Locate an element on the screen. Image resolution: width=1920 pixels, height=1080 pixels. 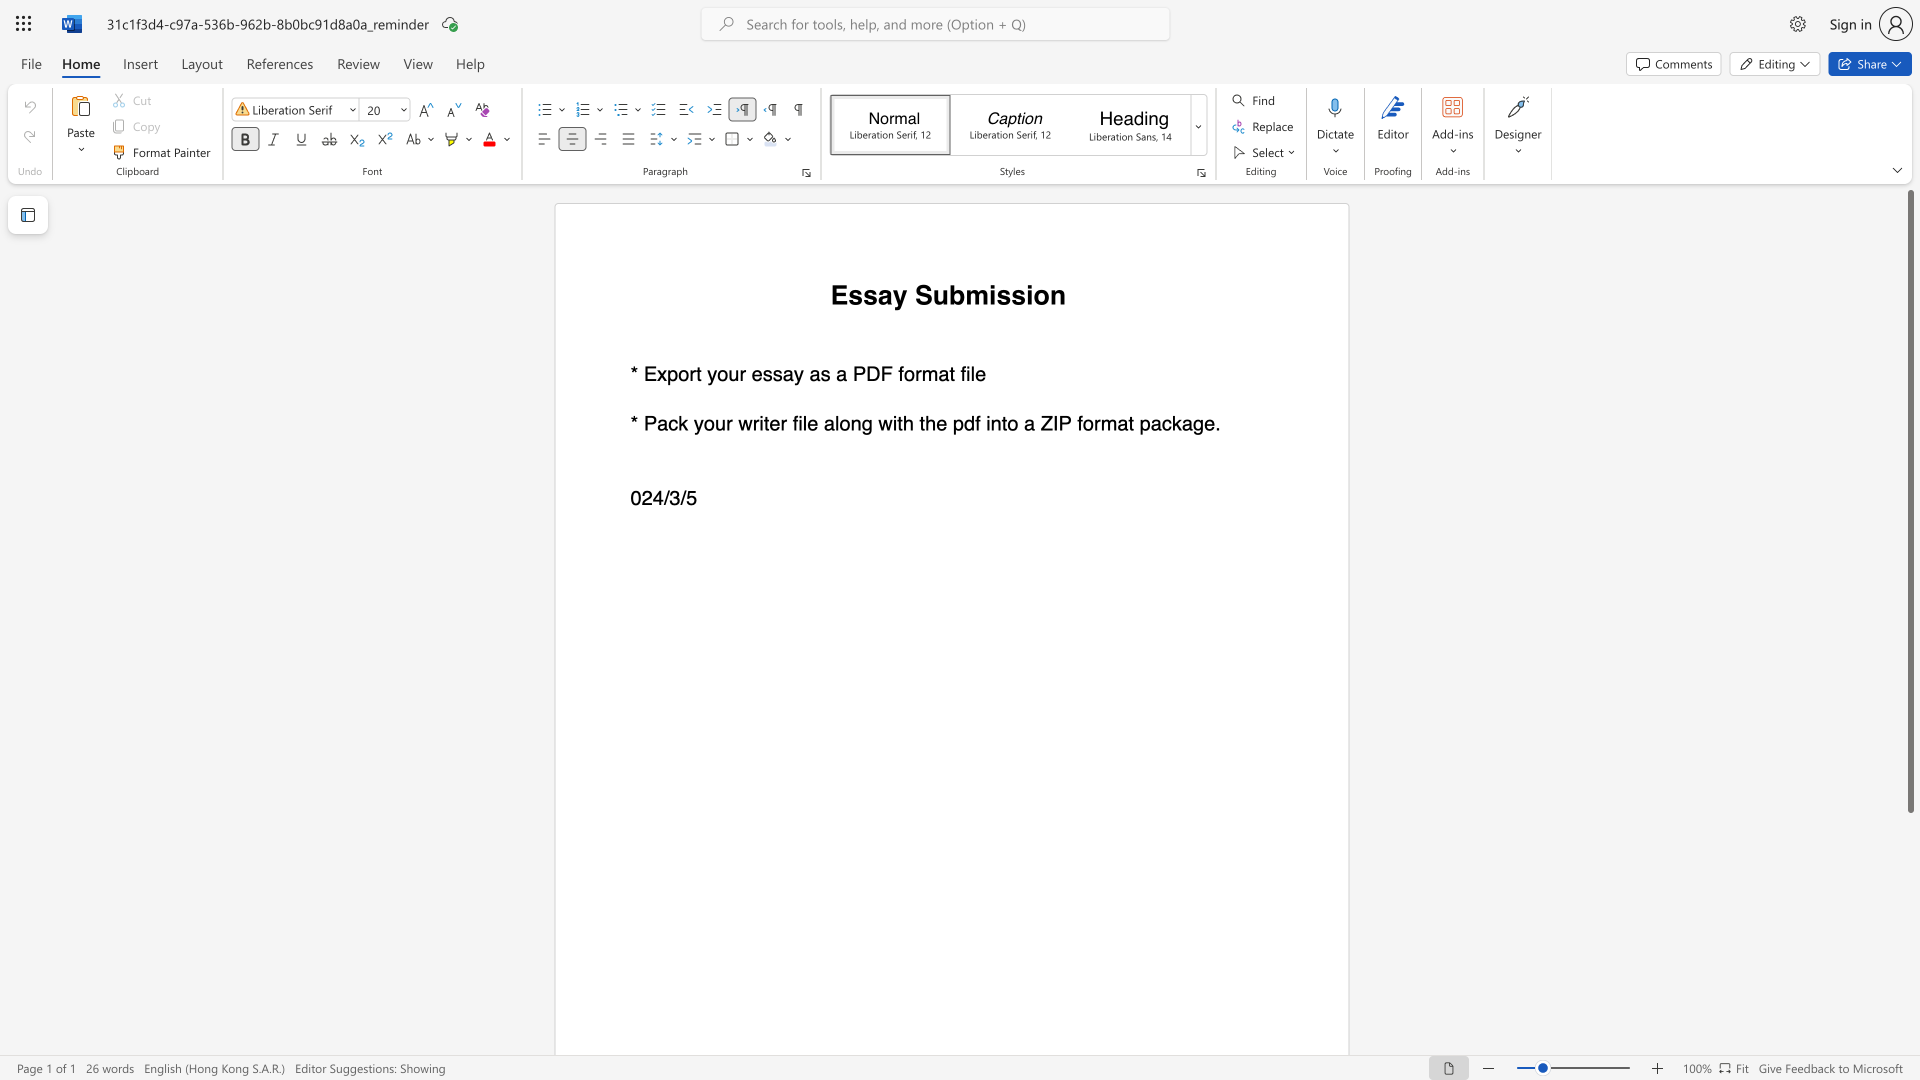
the 1th character "E" in the text is located at coordinates (839, 295).